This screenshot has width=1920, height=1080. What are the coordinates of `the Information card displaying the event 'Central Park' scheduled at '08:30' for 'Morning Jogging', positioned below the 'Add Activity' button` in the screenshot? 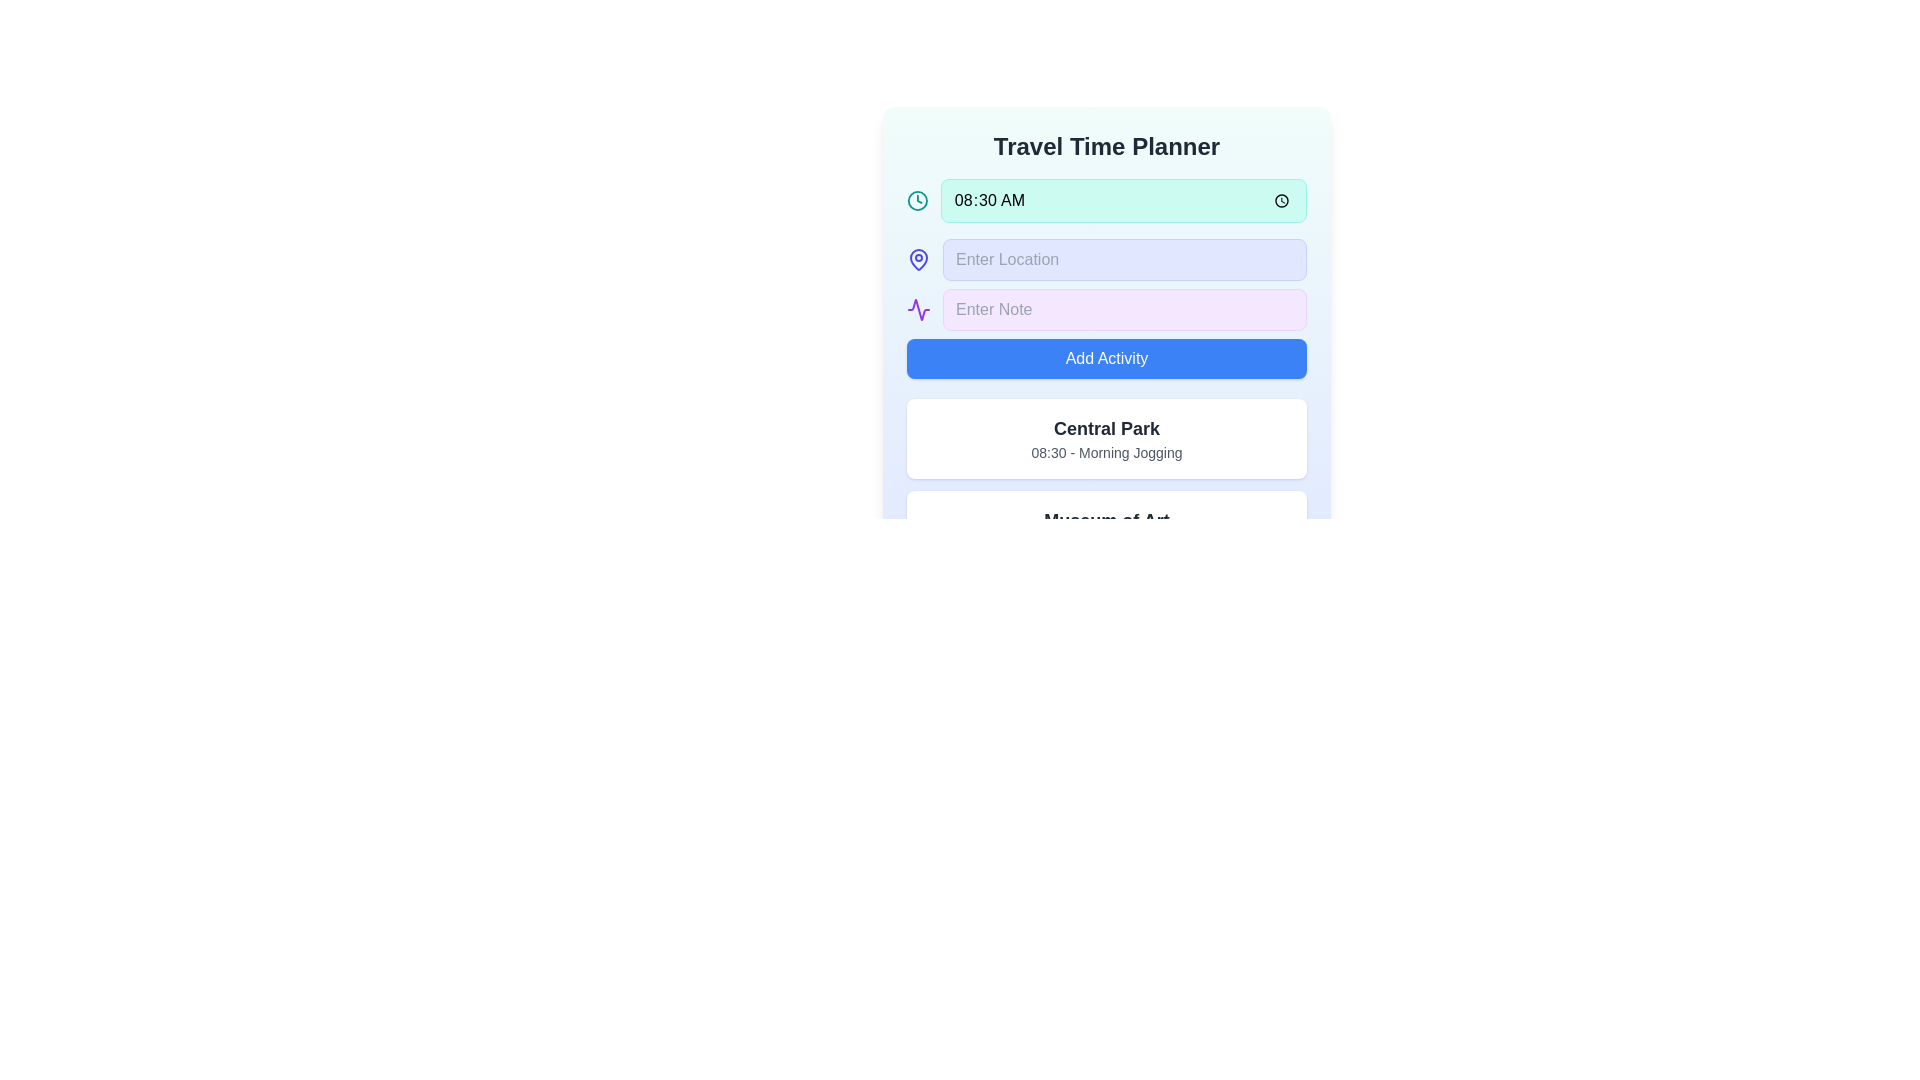 It's located at (1106, 438).